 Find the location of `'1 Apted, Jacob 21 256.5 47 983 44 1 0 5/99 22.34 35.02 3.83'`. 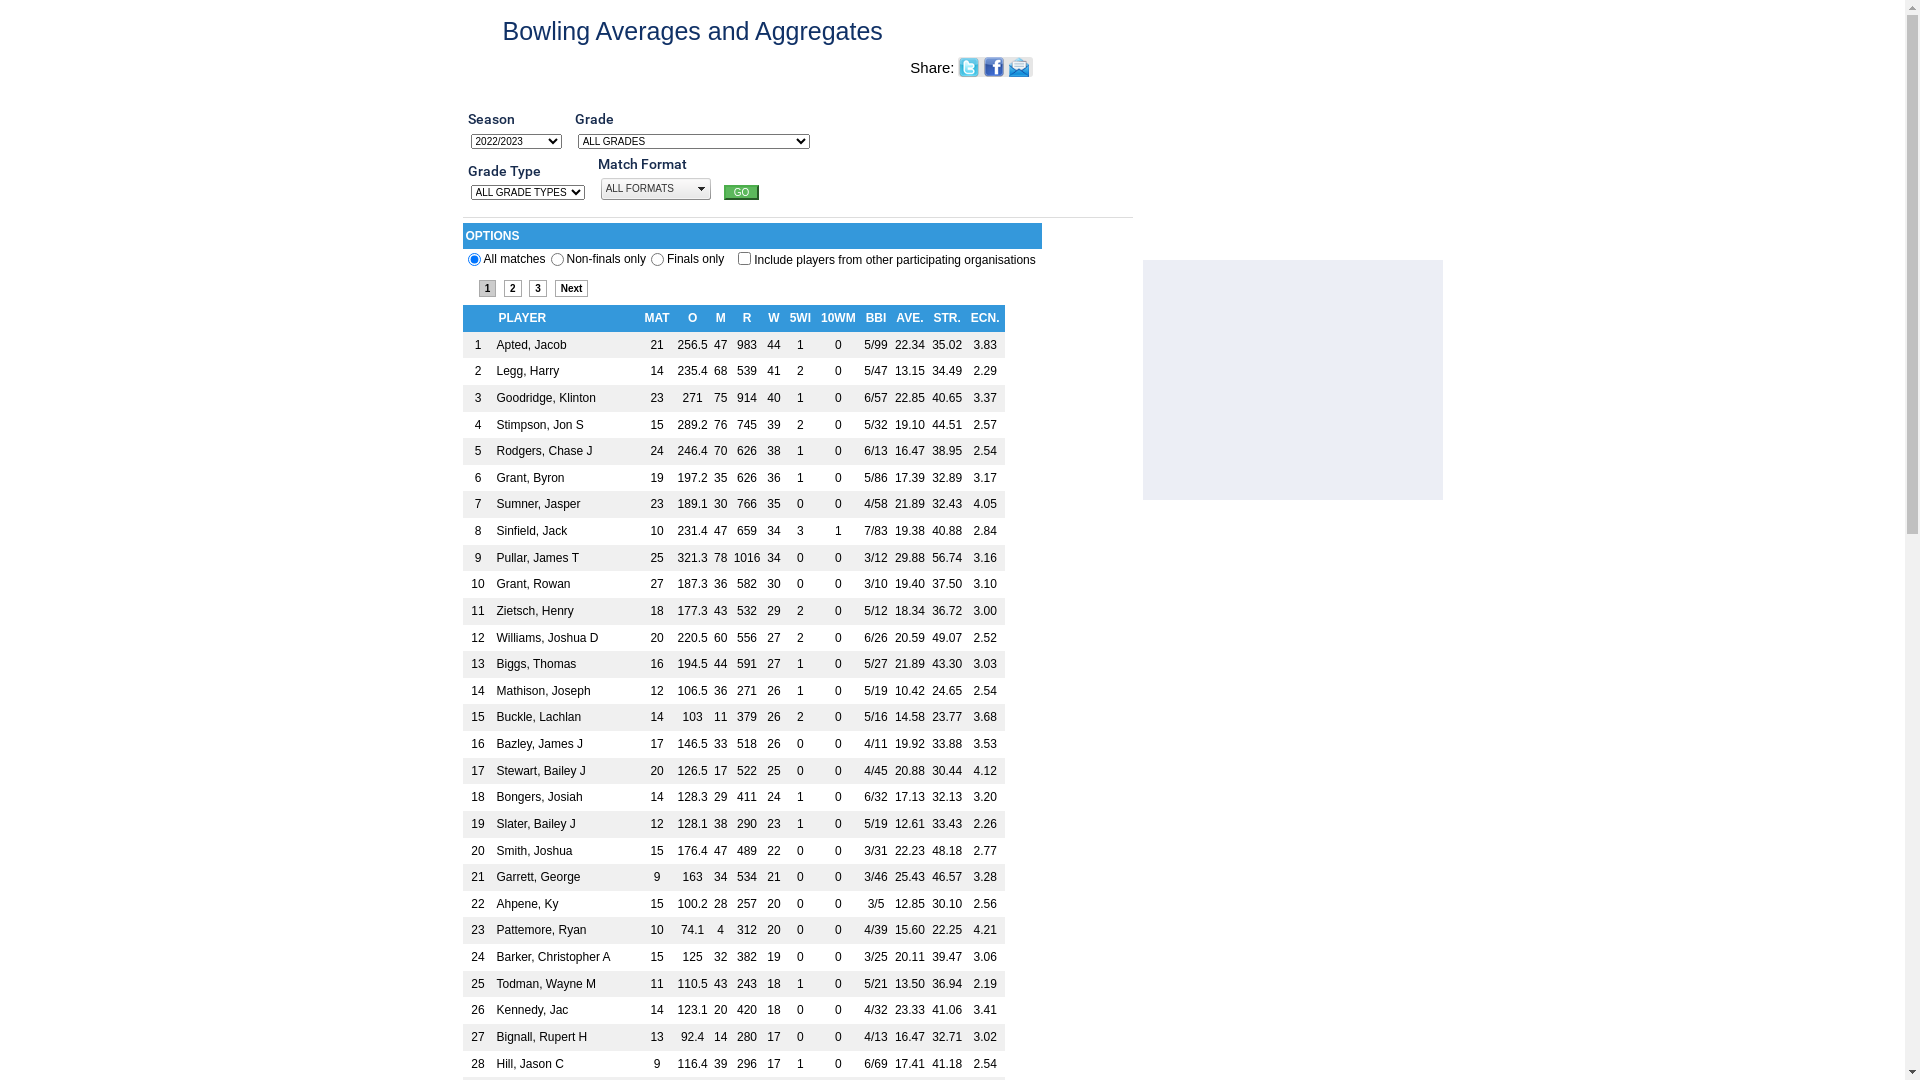

'1 Apted, Jacob 21 256.5 47 983 44 1 0 5/99 22.34 35.02 3.83' is located at coordinates (460, 344).